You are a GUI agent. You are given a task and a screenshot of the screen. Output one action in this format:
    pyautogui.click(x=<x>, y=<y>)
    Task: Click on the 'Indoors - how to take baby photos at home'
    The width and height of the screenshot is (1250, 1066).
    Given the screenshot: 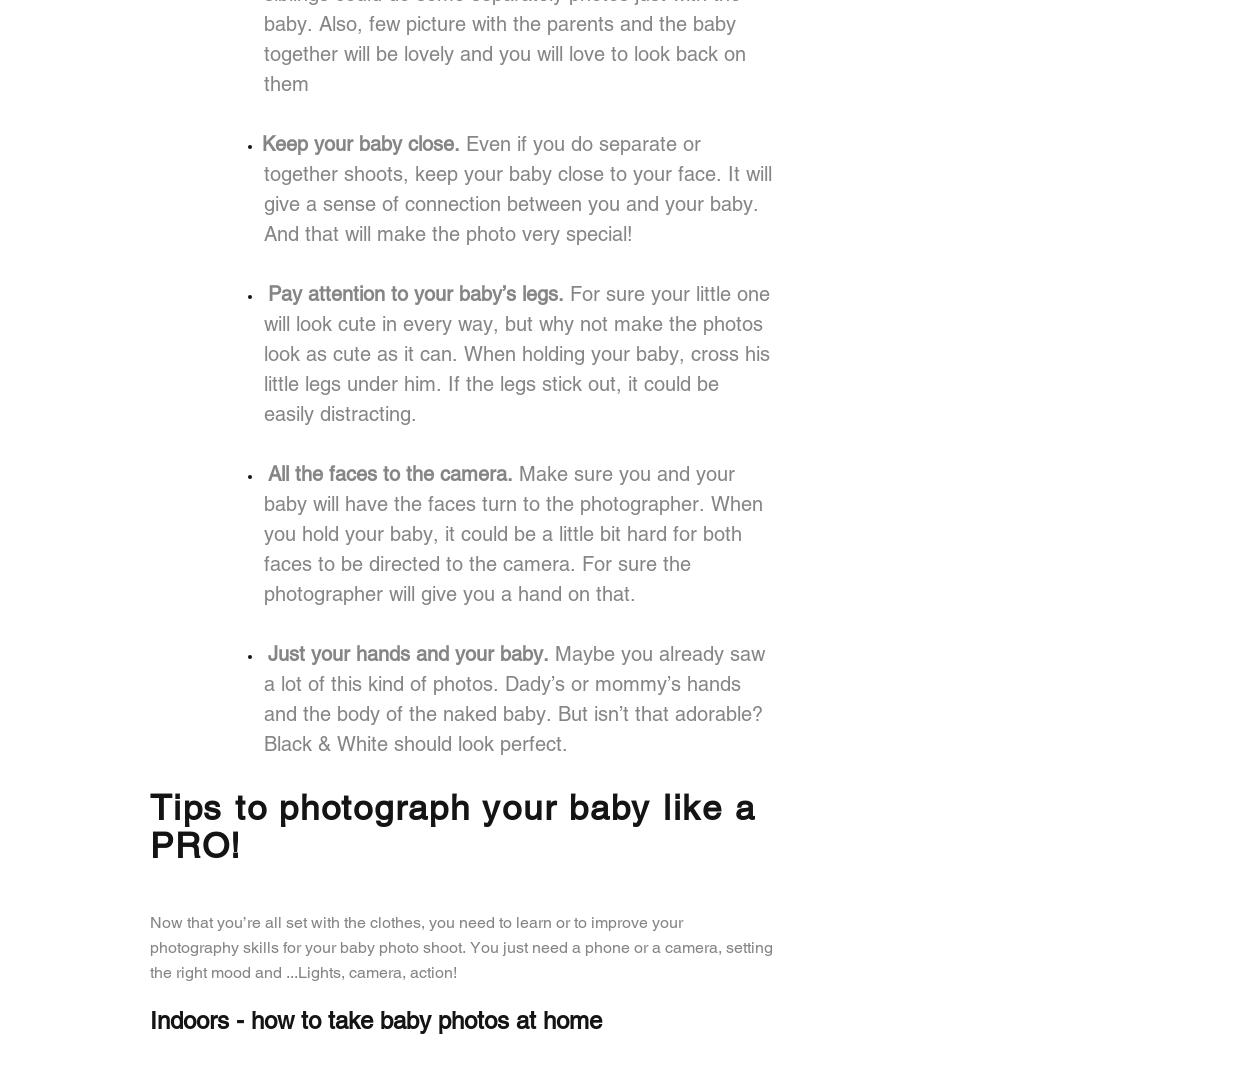 What is the action you would take?
    pyautogui.click(x=376, y=1019)
    